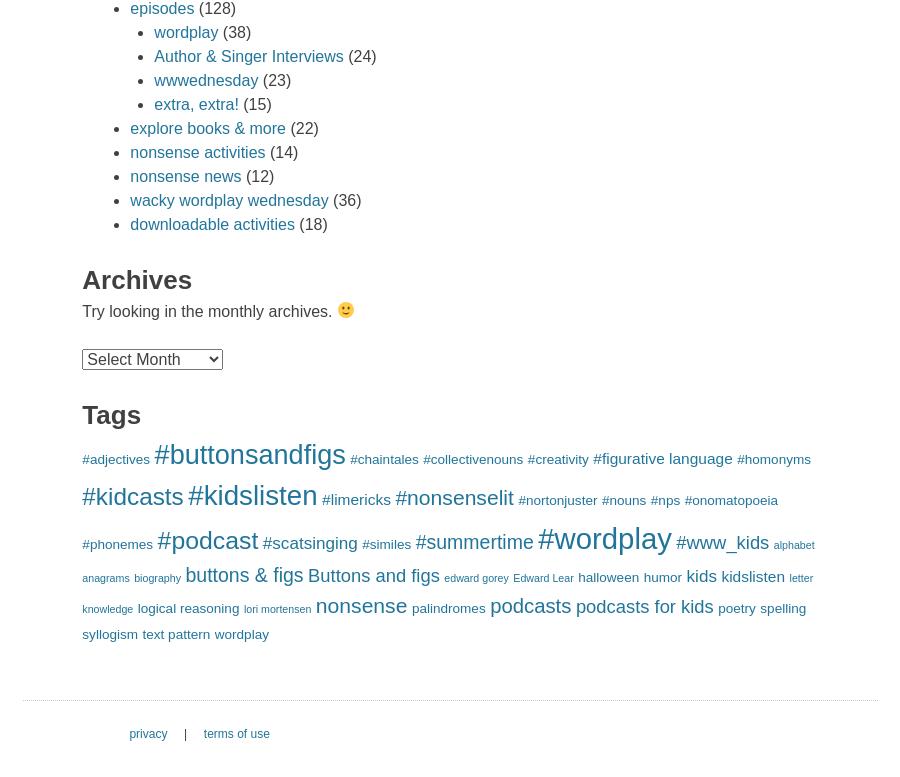 The image size is (900, 777). I want to click on '(15)', so click(253, 102).